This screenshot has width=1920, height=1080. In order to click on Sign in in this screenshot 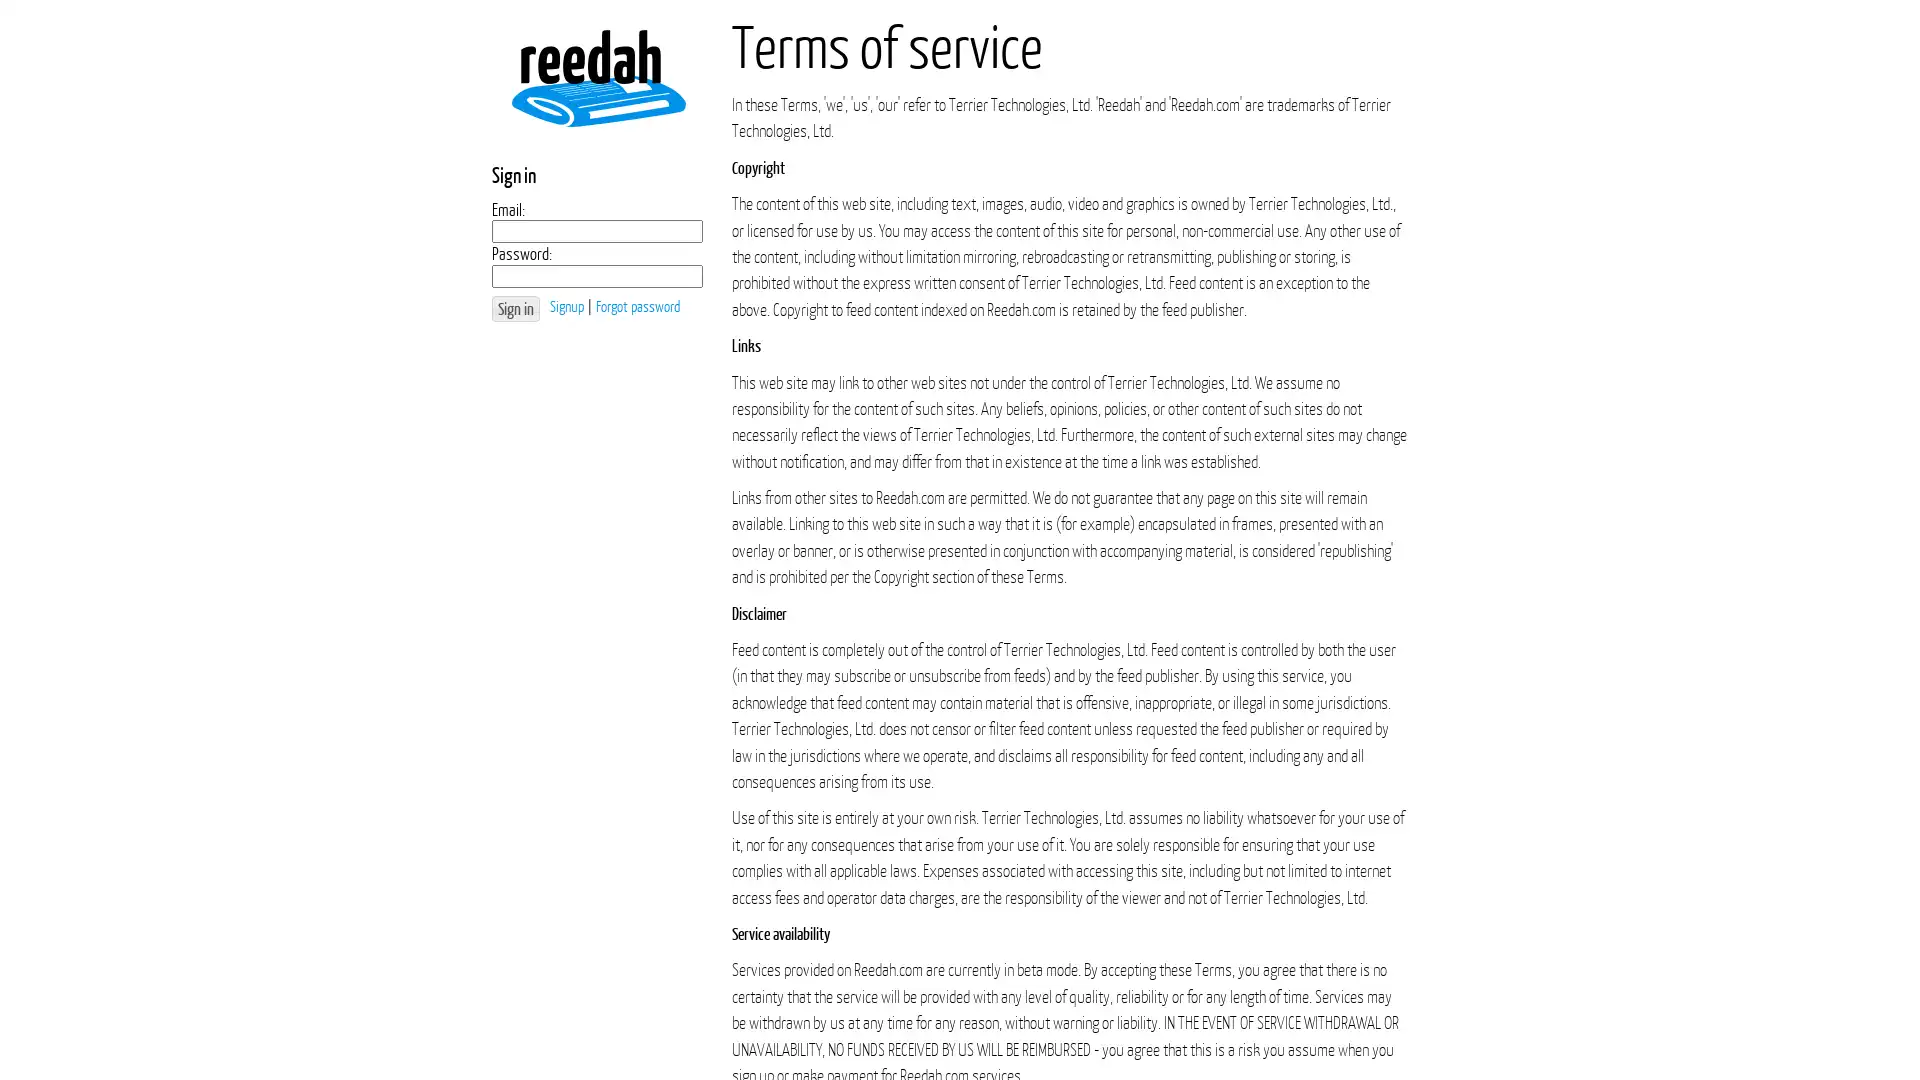, I will do `click(515, 308)`.